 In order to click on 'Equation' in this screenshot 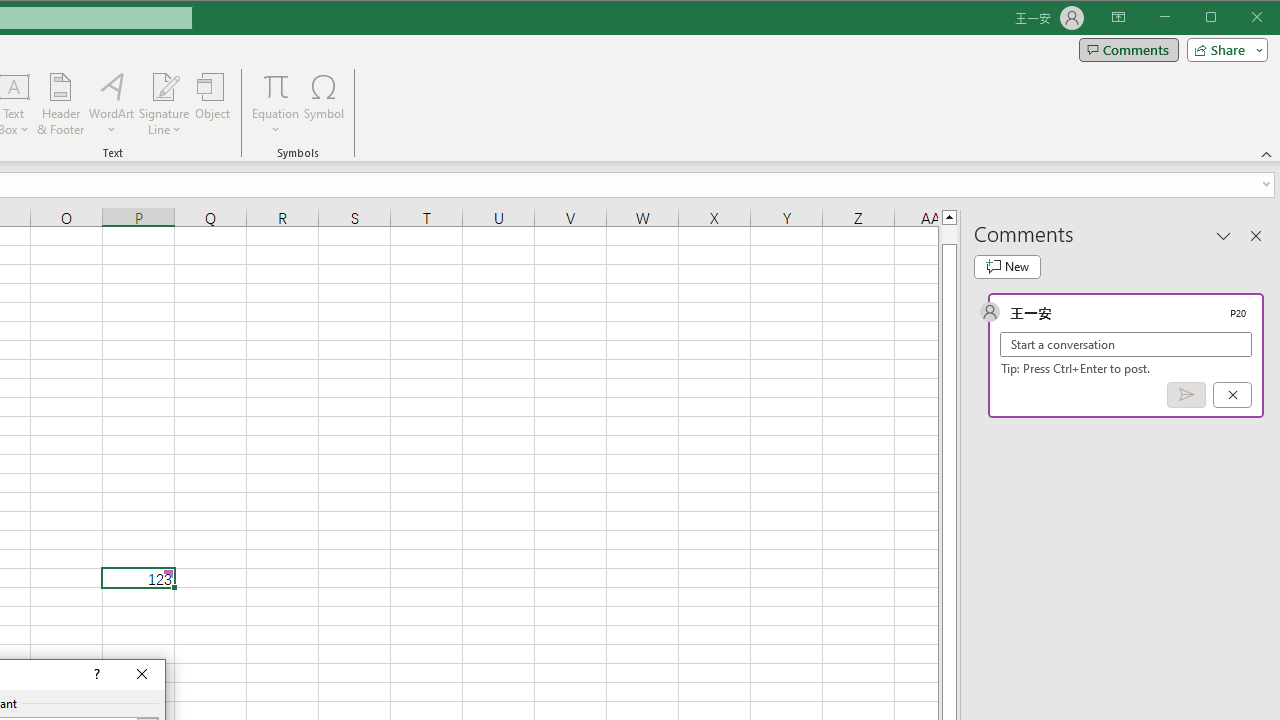, I will do `click(274, 85)`.